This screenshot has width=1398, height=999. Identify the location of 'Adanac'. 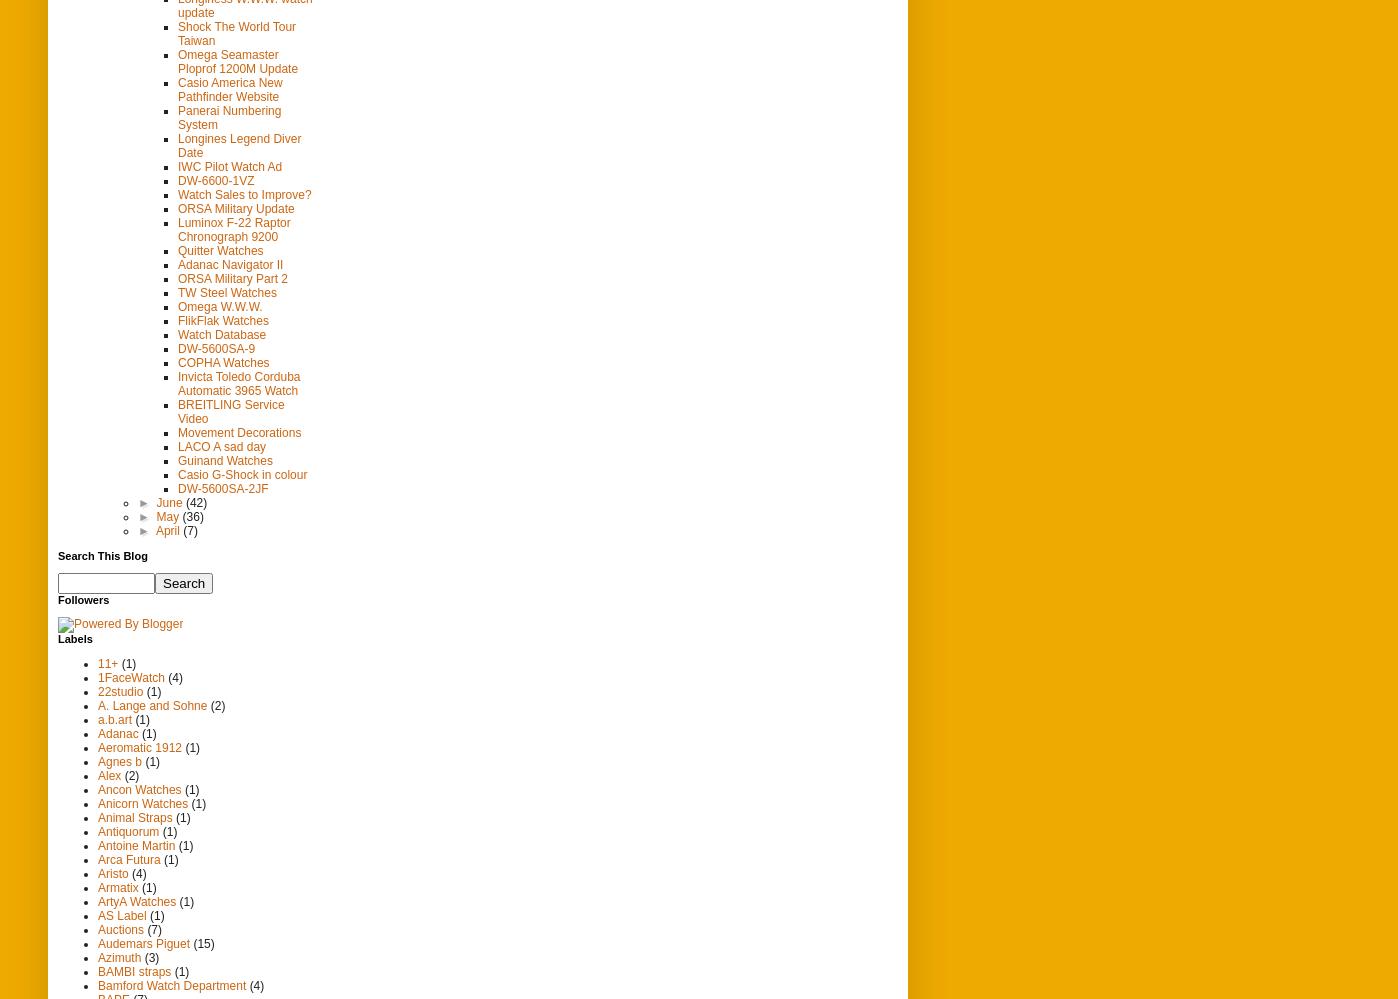
(117, 731).